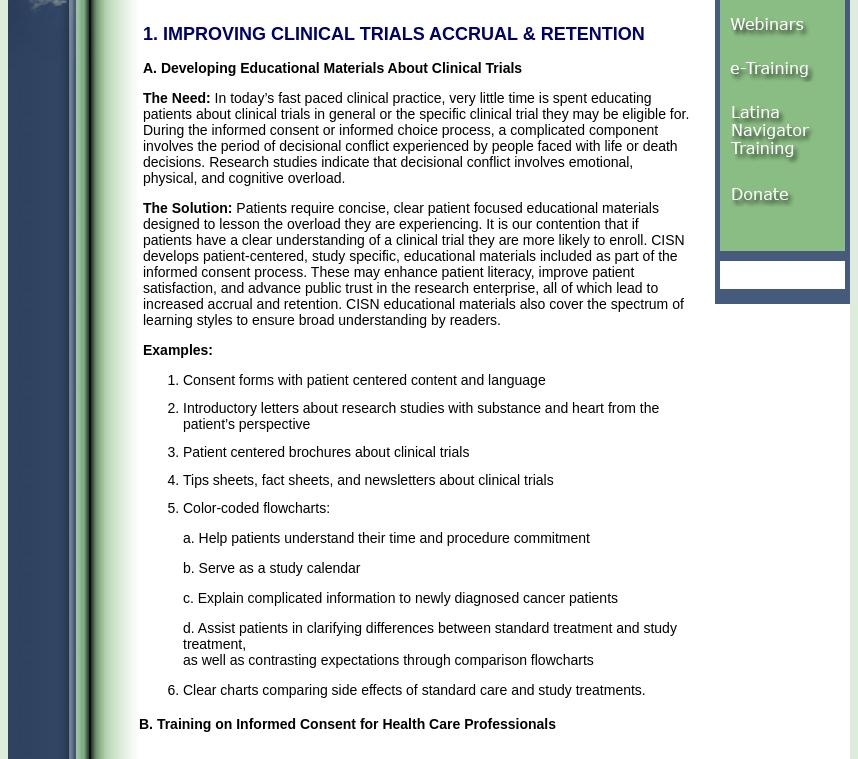  Describe the element at coordinates (386, 535) in the screenshot. I see `'a. Help patients understand their time and procedure commitment'` at that location.